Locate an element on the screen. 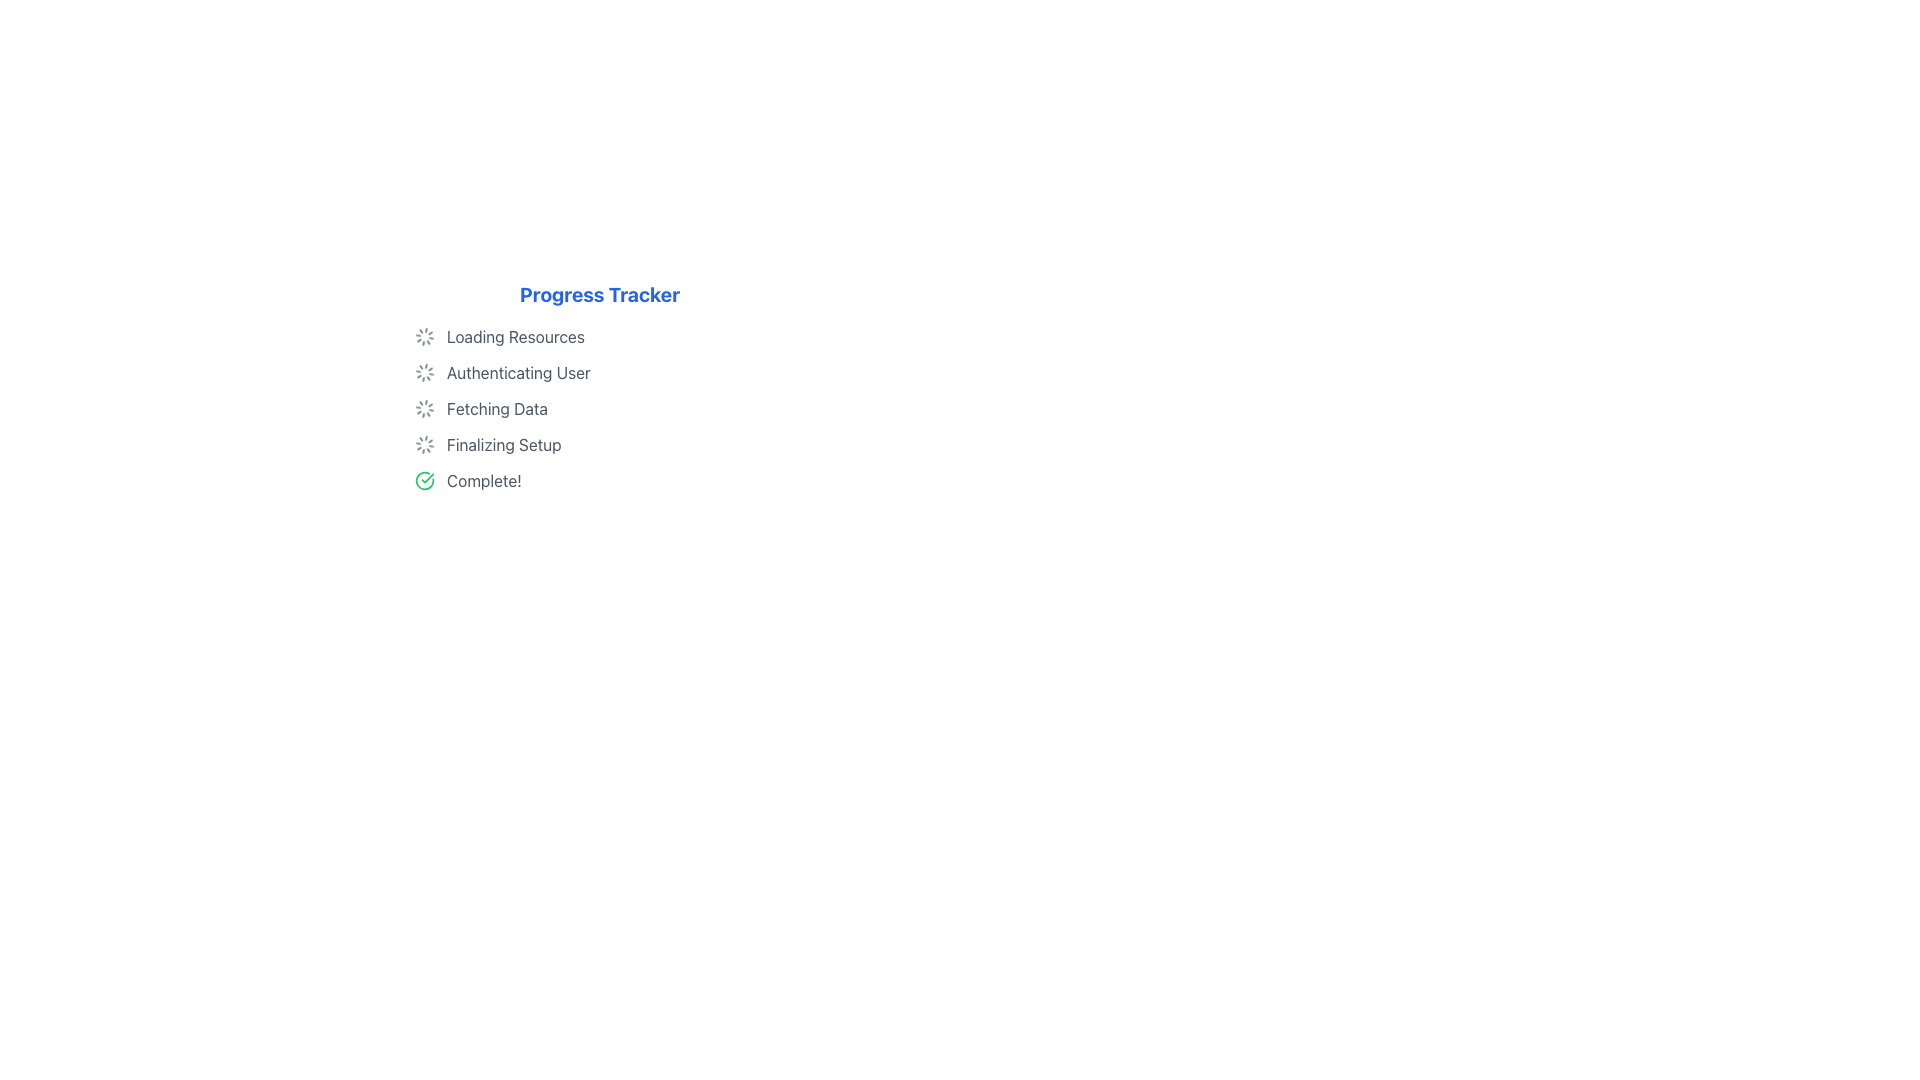 The height and width of the screenshot is (1080, 1920). the completed status step indicator icon located to the left of the 'Complete!' label in the progress tracker is located at coordinates (424, 481).